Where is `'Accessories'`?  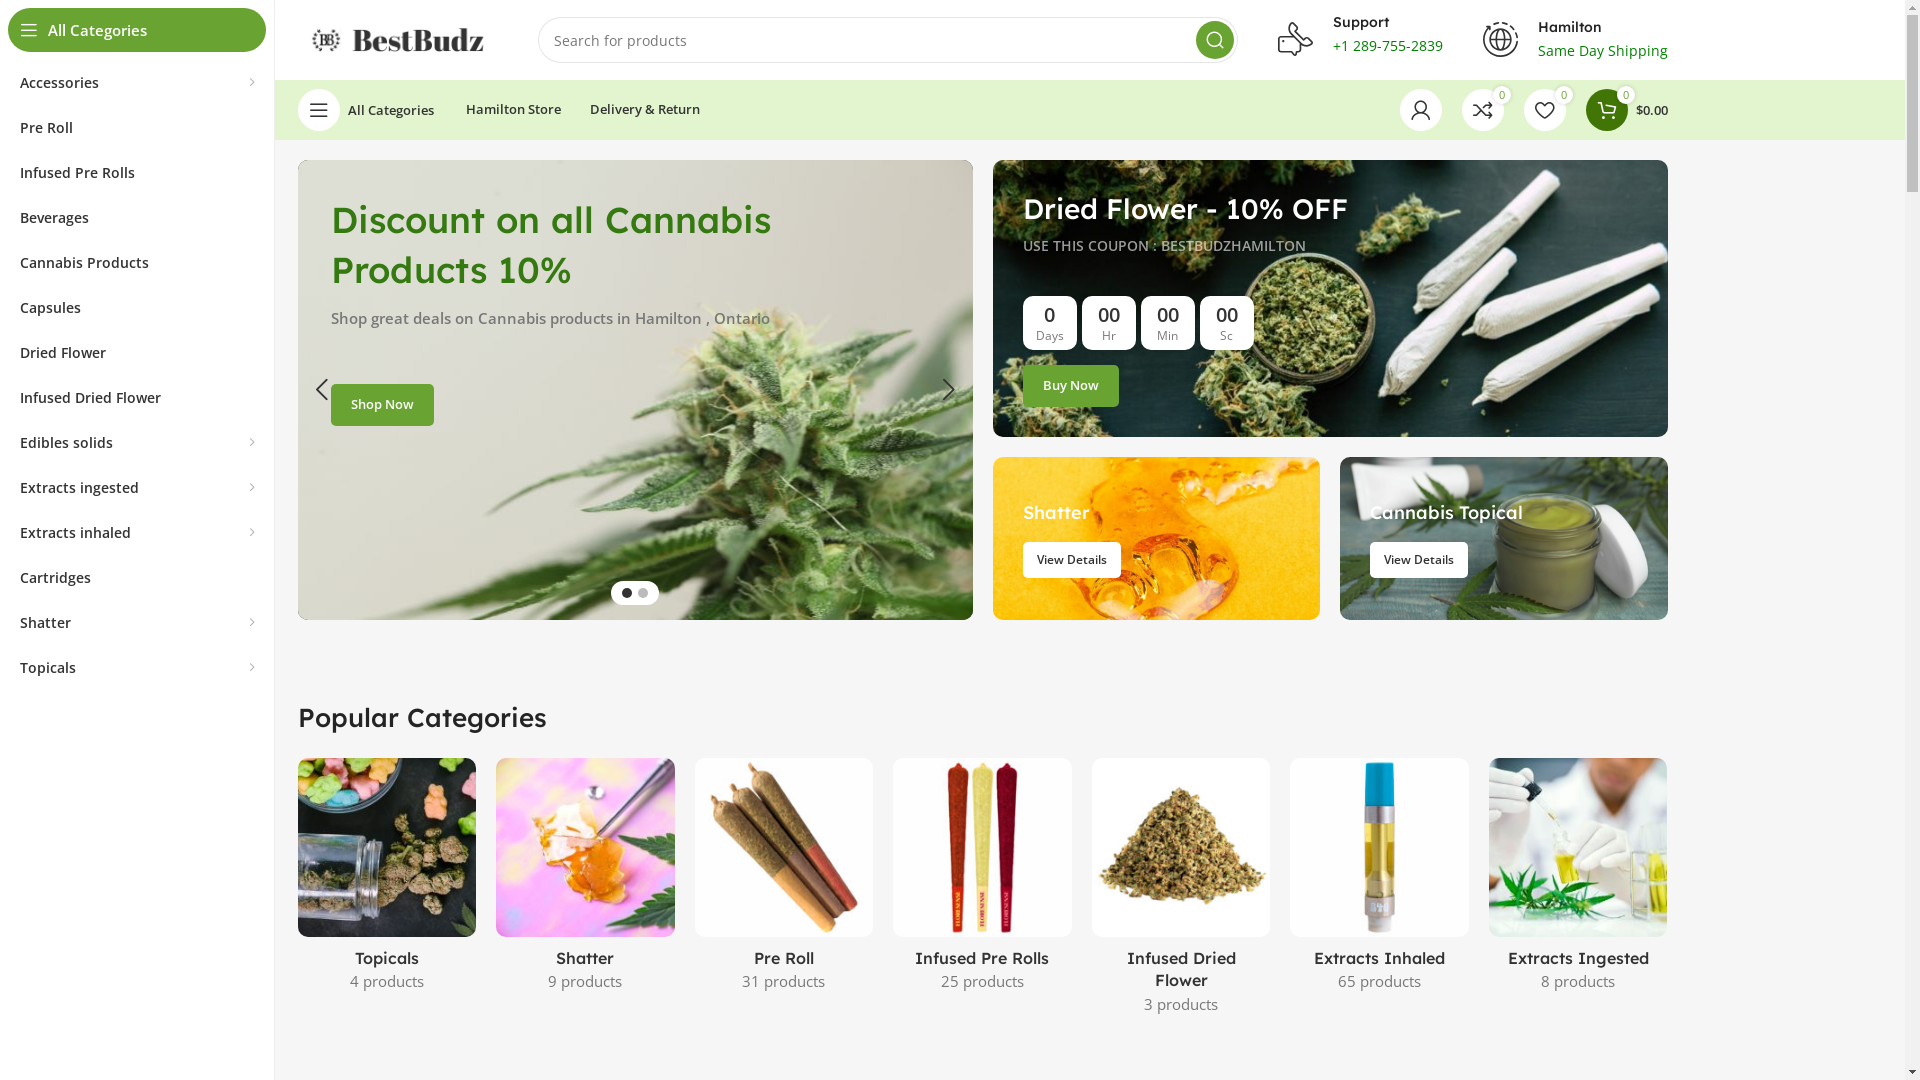
'Accessories' is located at coordinates (136, 81).